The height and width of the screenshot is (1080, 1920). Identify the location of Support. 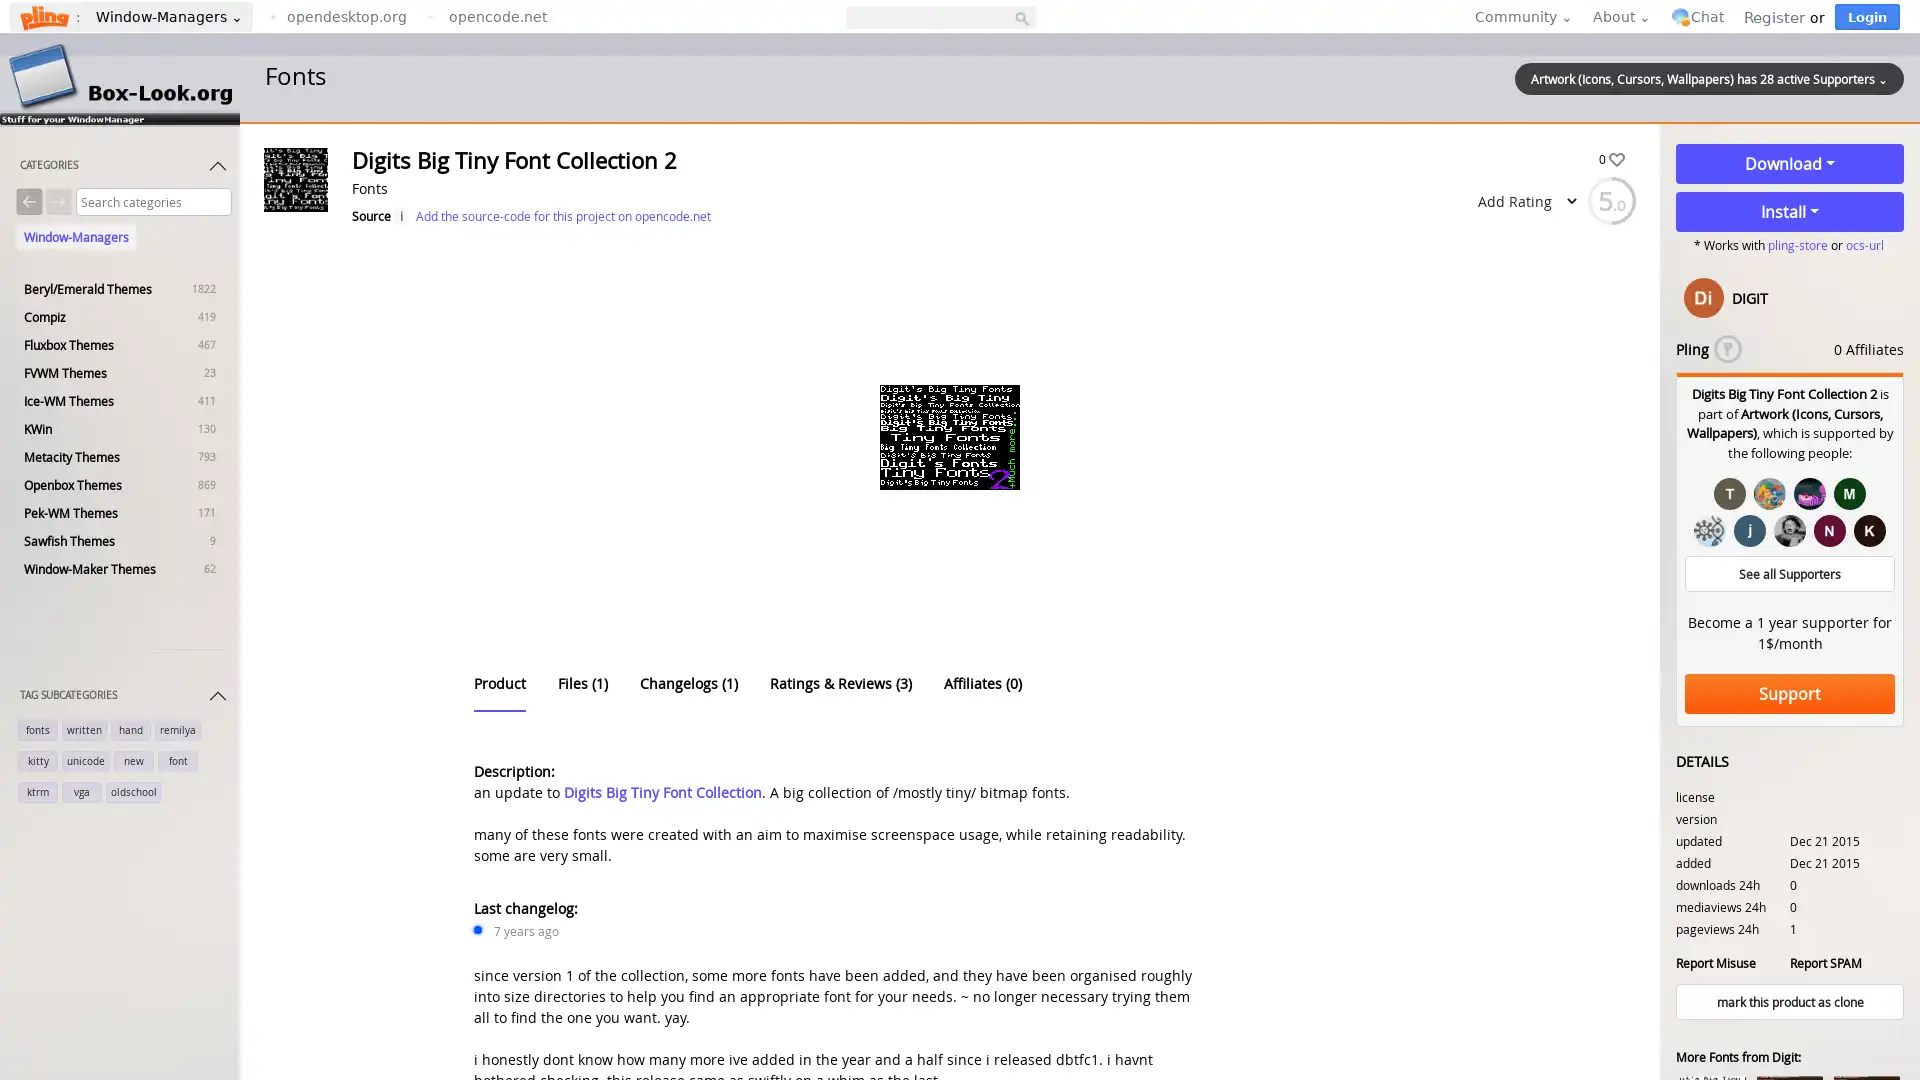
(1790, 693).